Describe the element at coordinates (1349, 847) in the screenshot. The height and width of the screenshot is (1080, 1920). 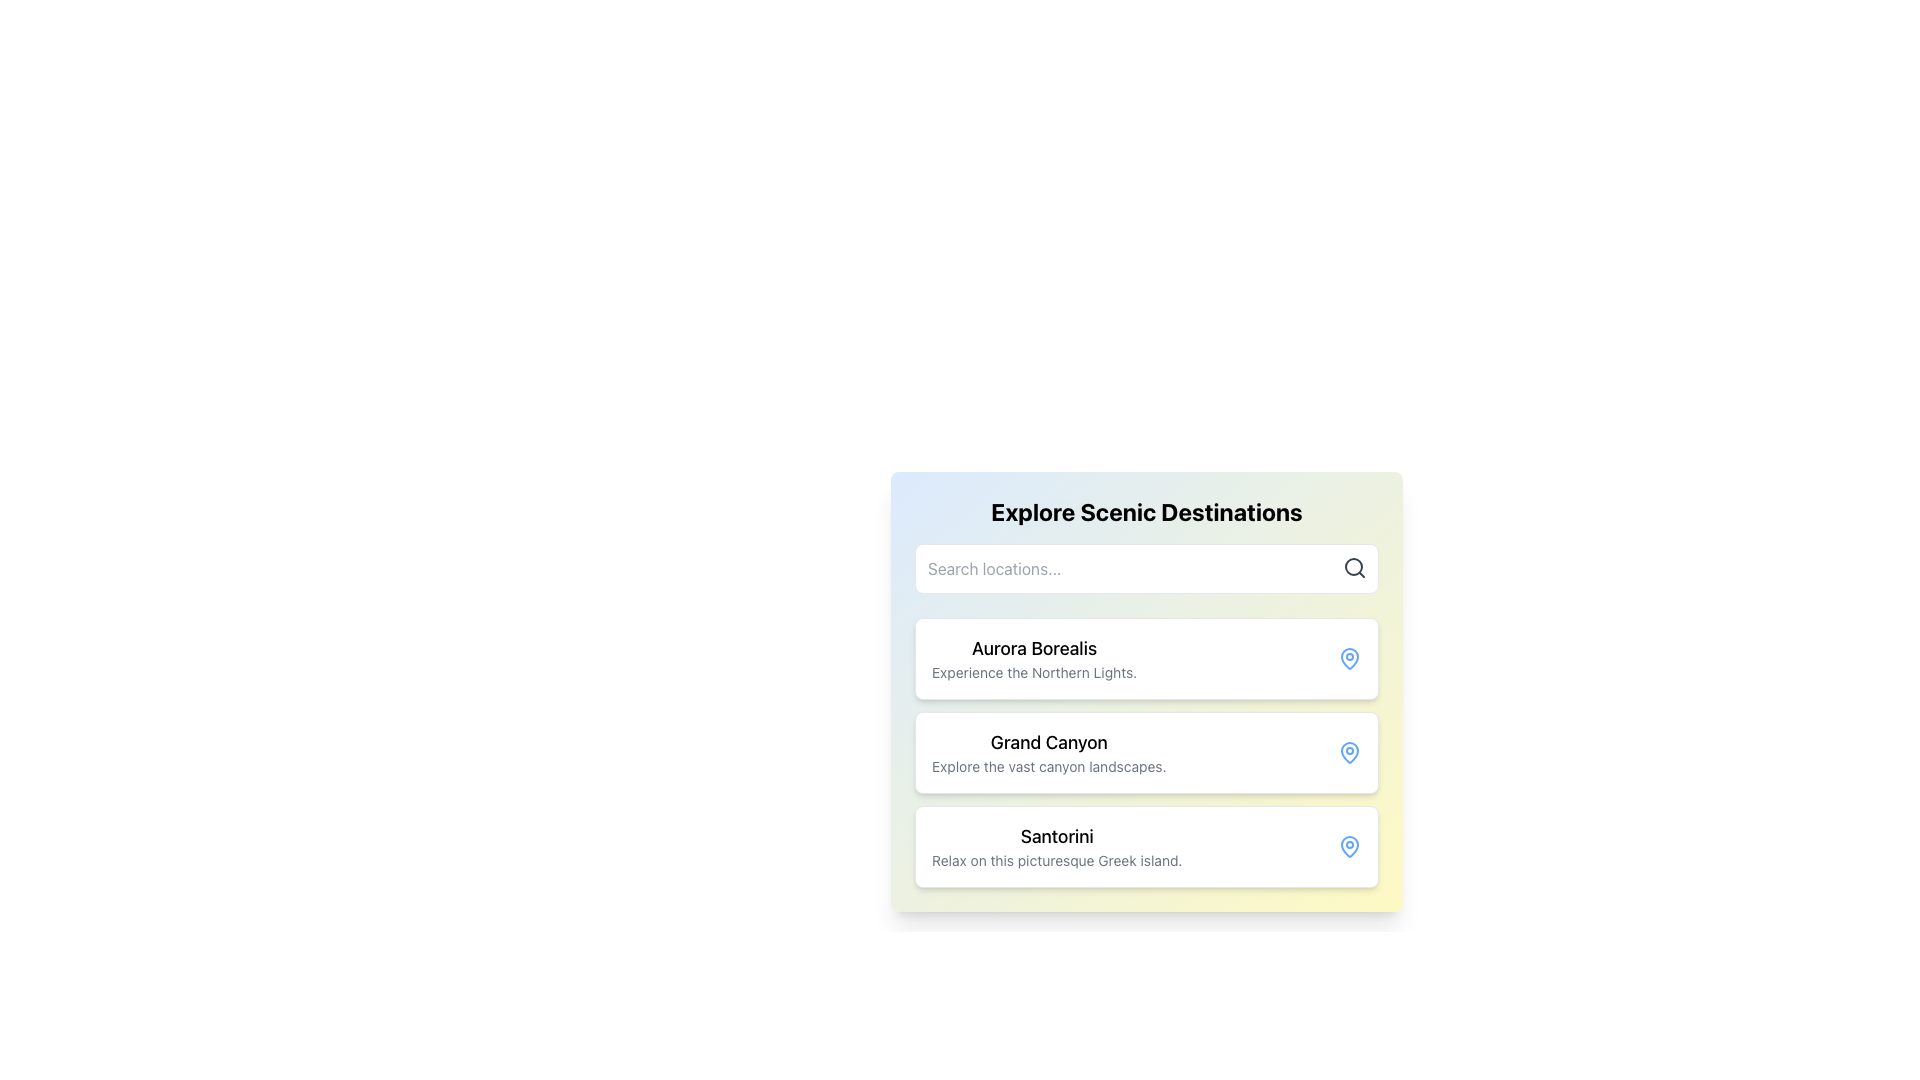
I see `the small blue location pin icon on the far right side of the 'Santorini' row` at that location.